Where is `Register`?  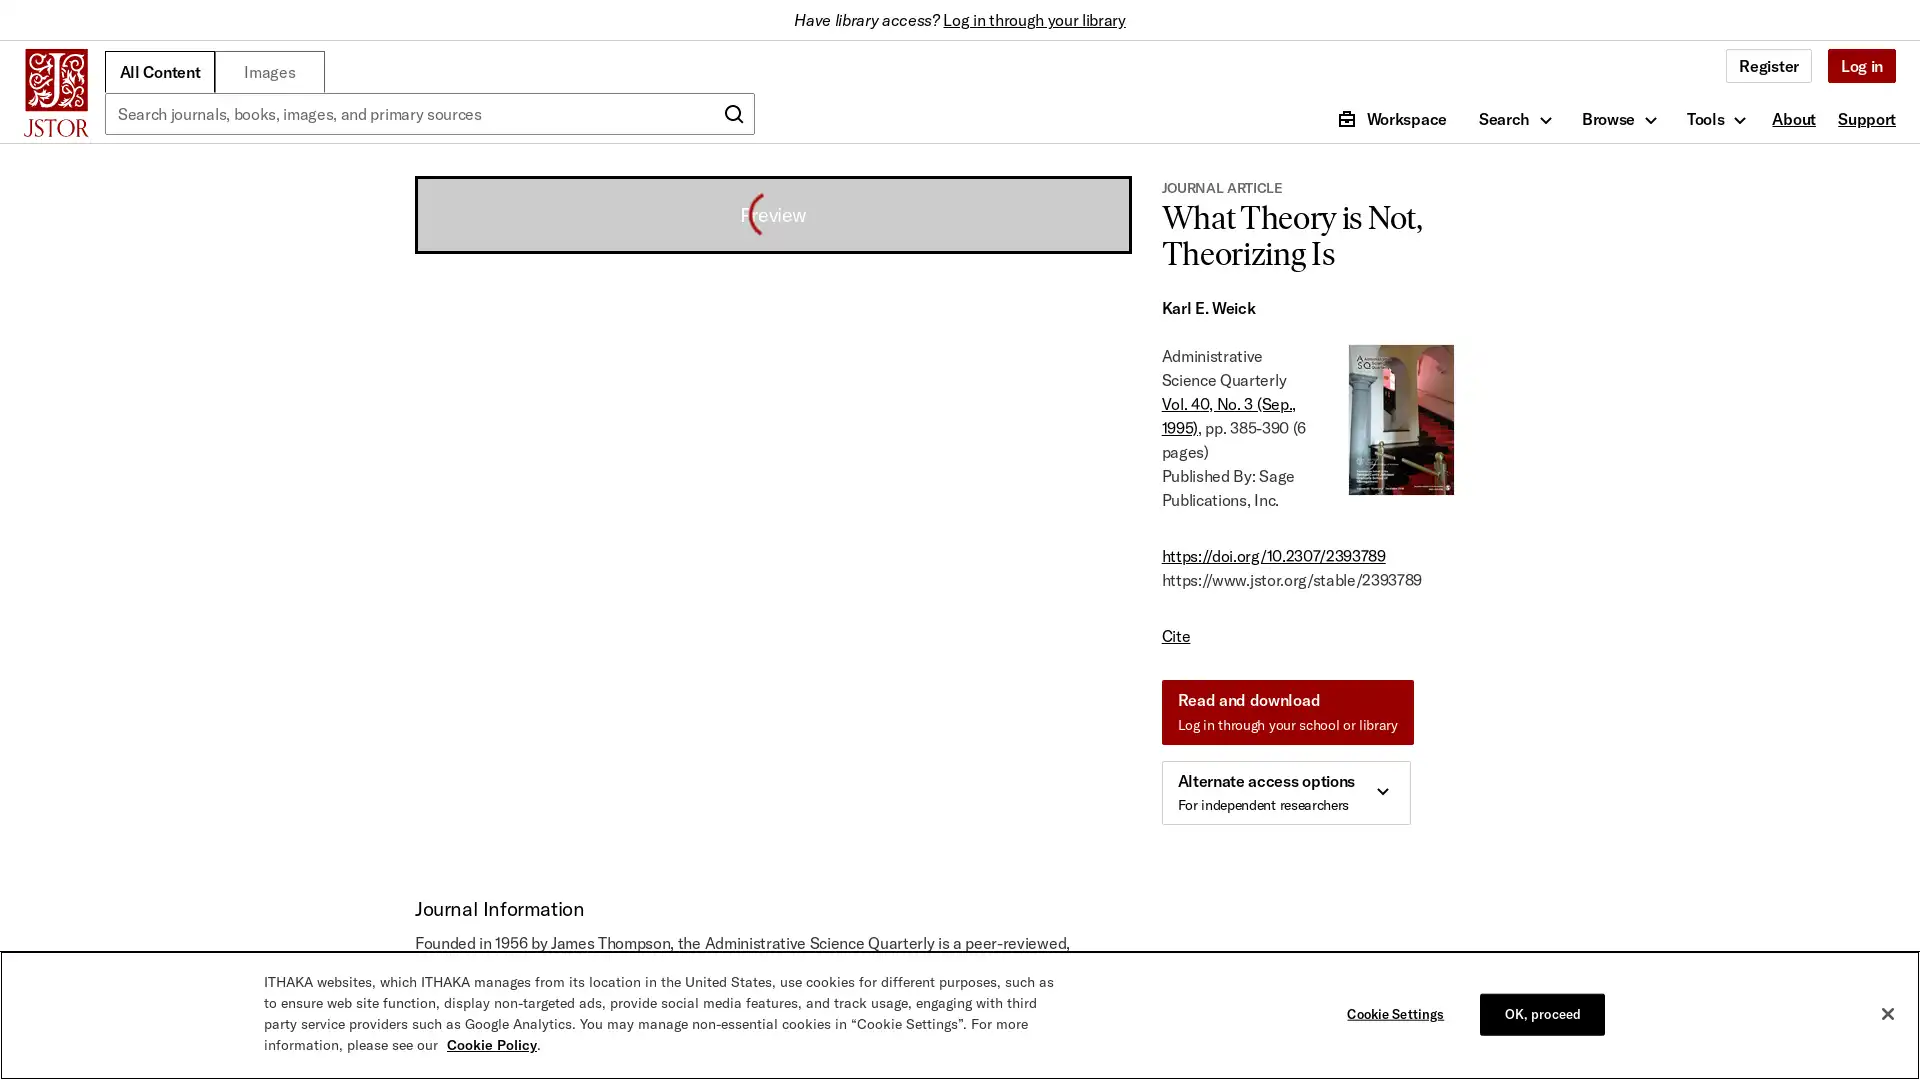
Register is located at coordinates (1768, 64).